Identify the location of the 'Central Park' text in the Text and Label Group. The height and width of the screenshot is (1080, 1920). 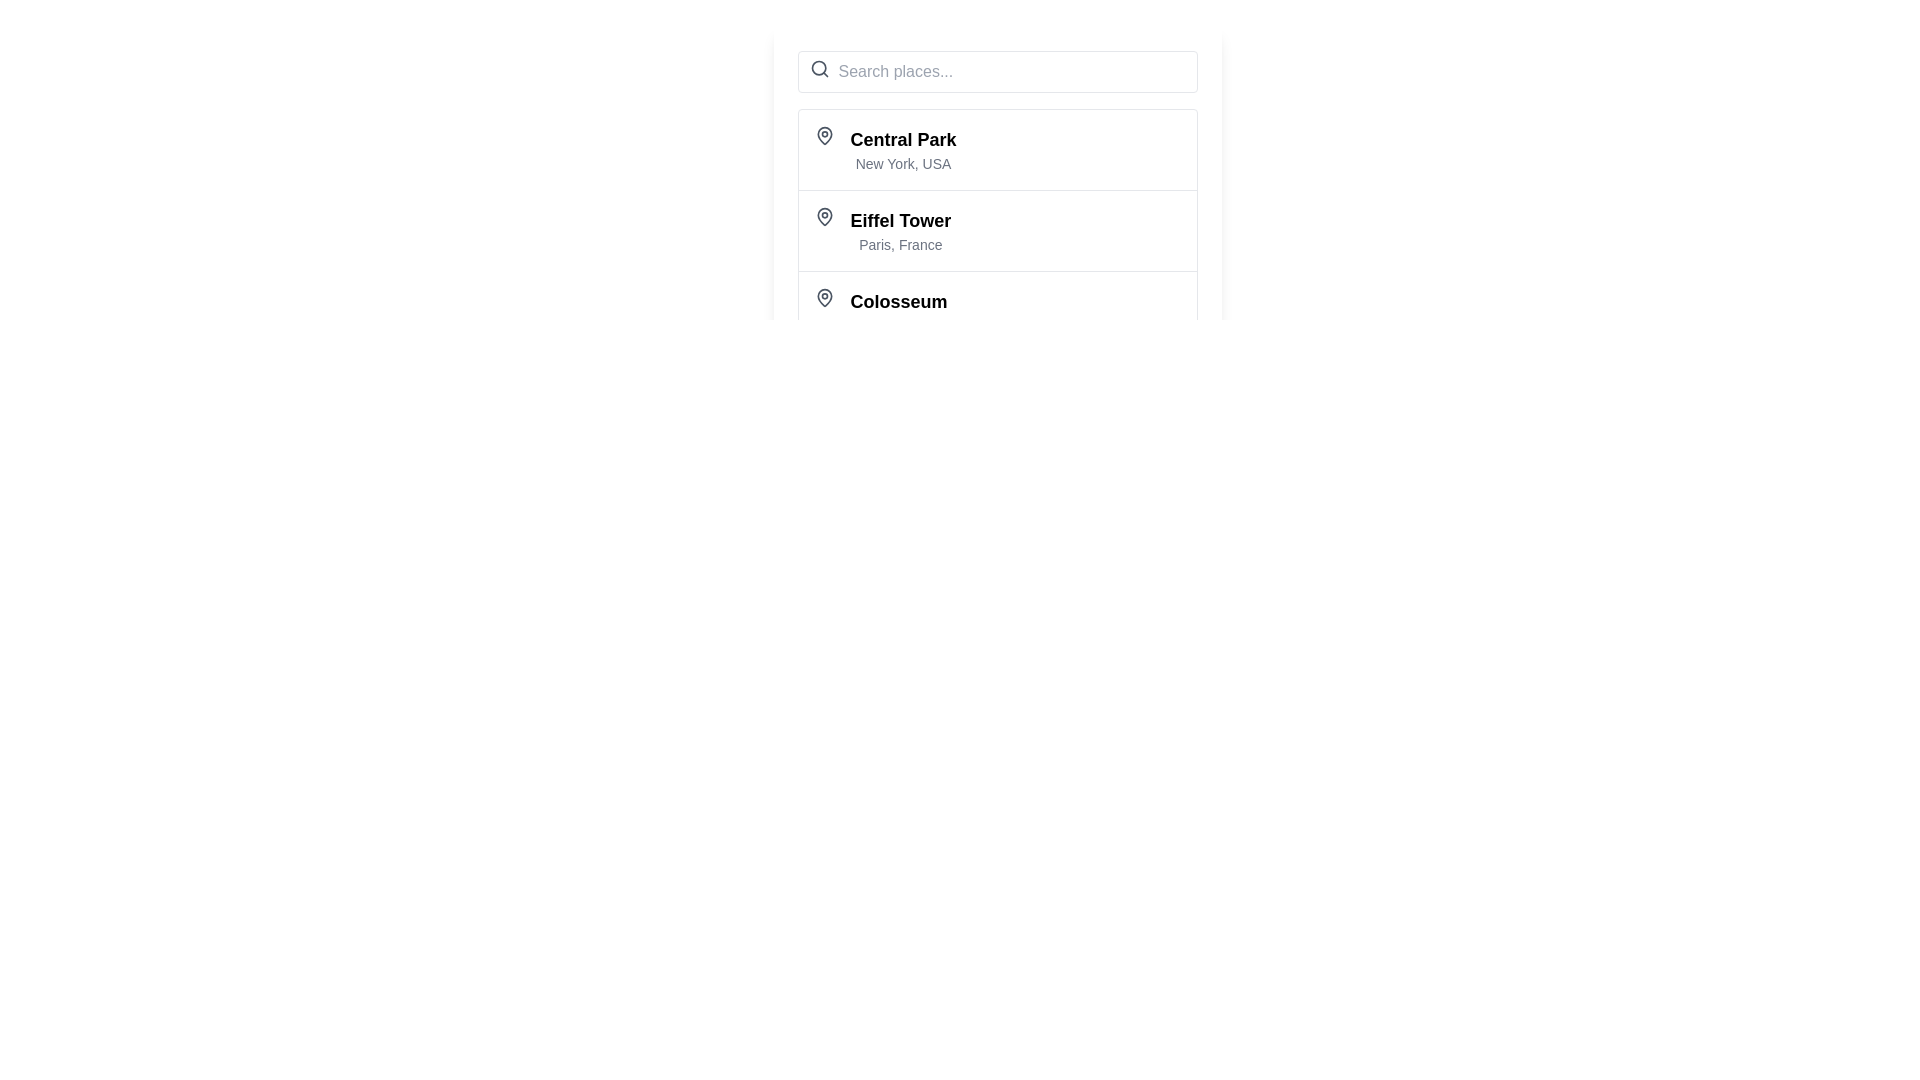
(902, 149).